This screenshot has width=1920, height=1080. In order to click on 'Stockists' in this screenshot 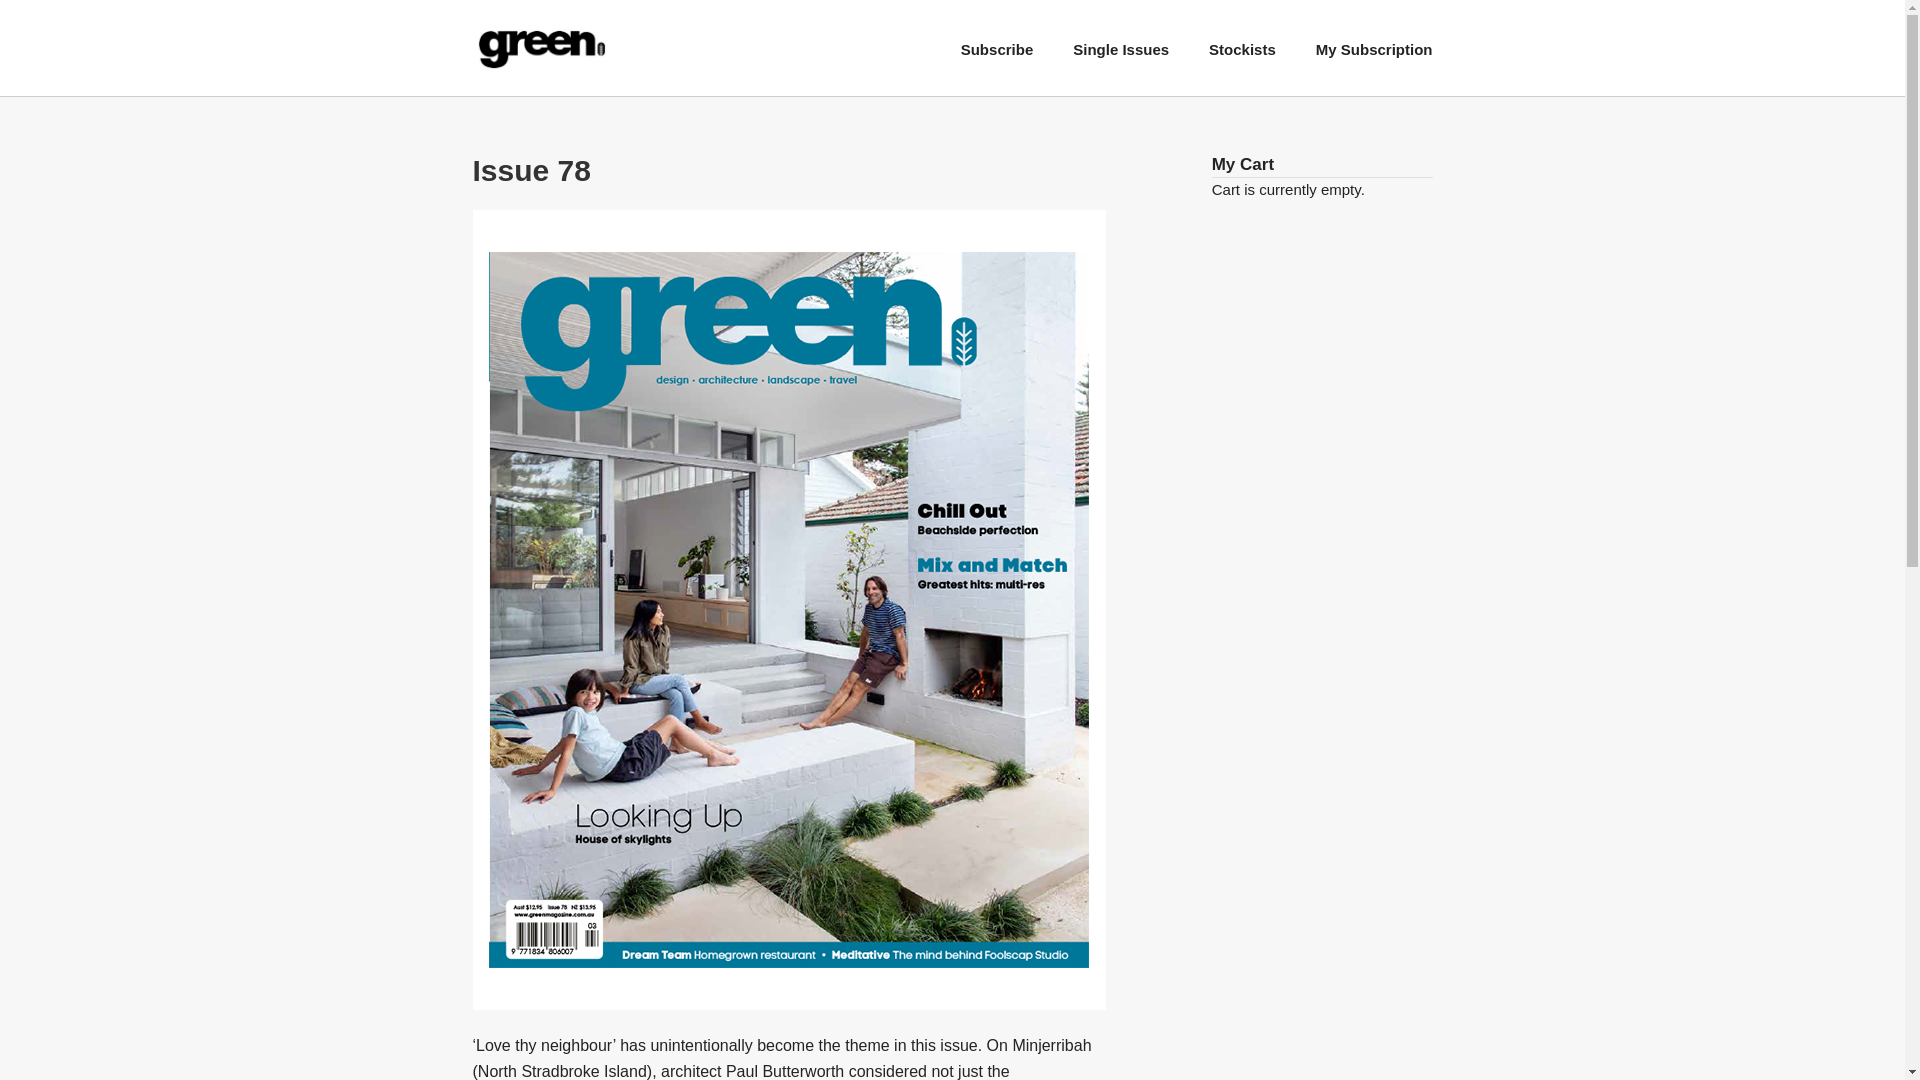, I will do `click(1241, 48)`.